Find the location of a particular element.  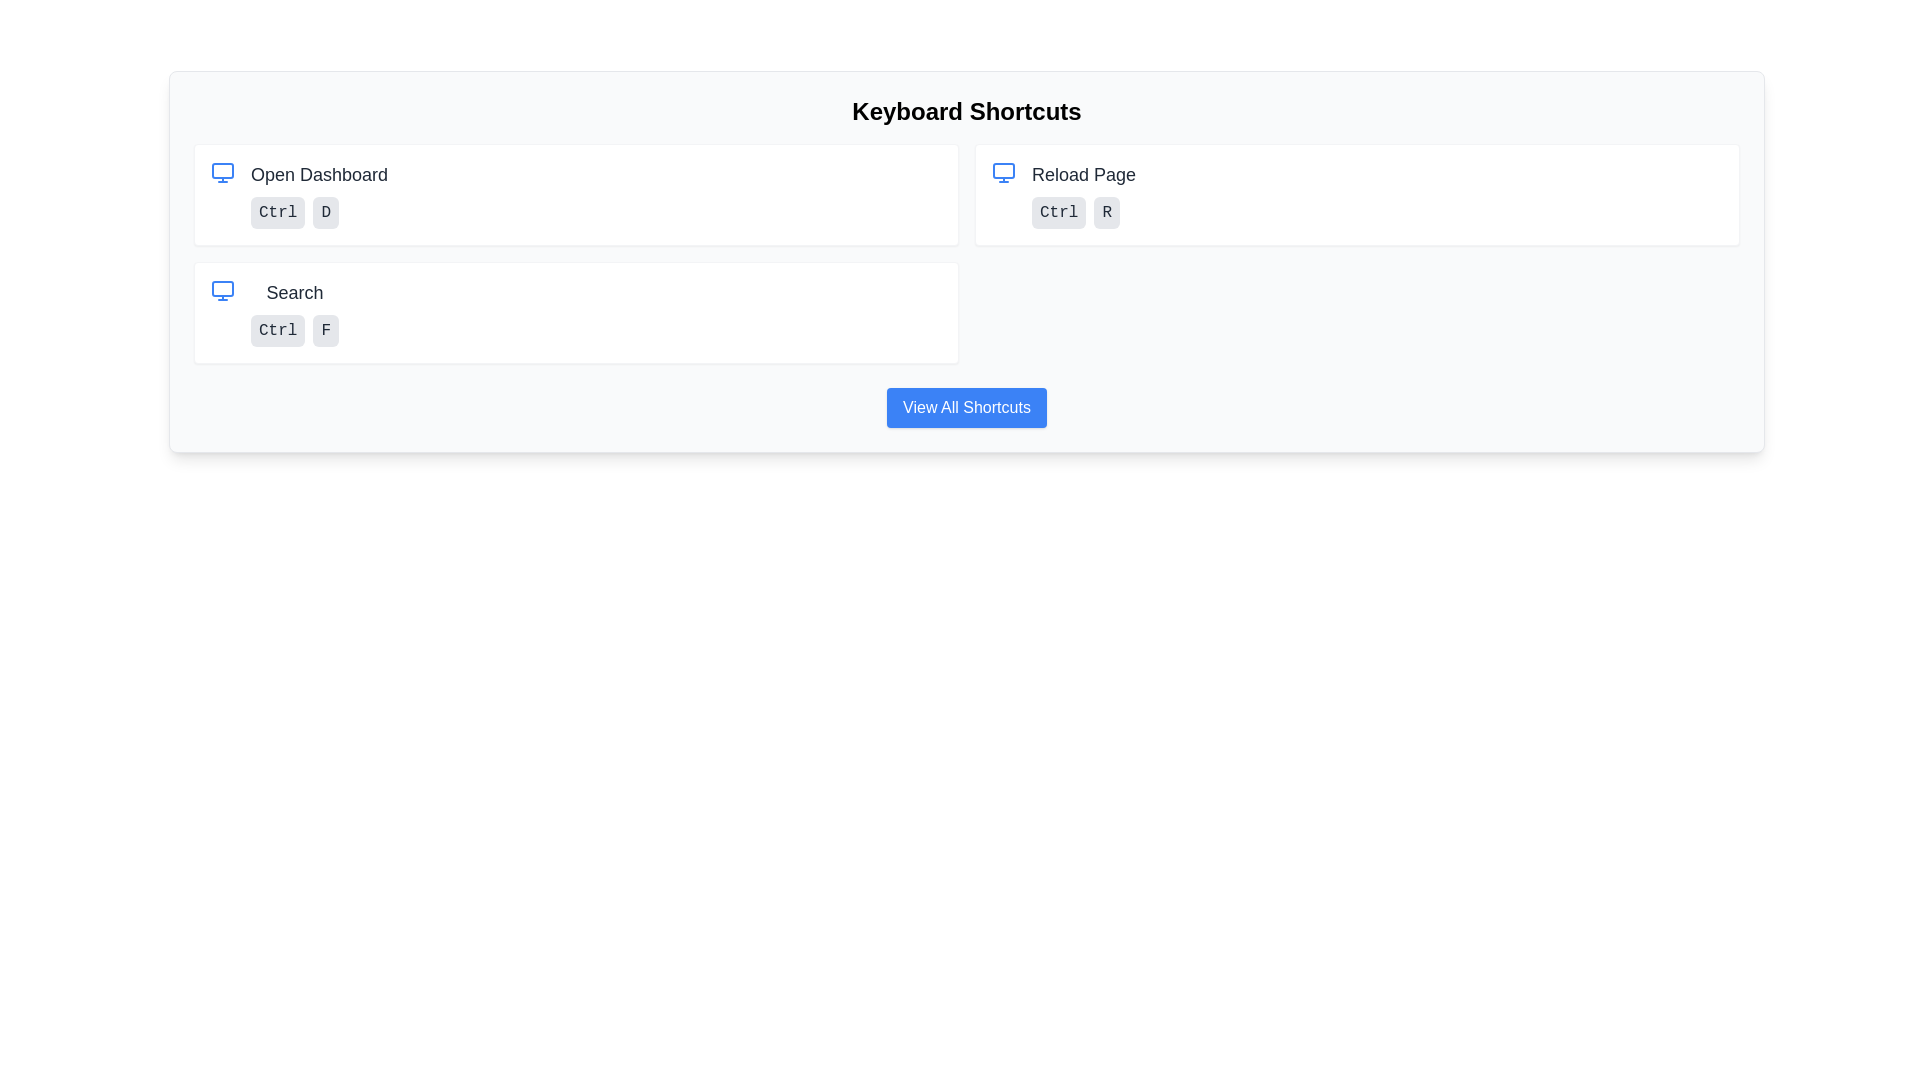

the blue SVG monitor icon located in the top-right corner next to the 'Reload Page' text is located at coordinates (1003, 172).